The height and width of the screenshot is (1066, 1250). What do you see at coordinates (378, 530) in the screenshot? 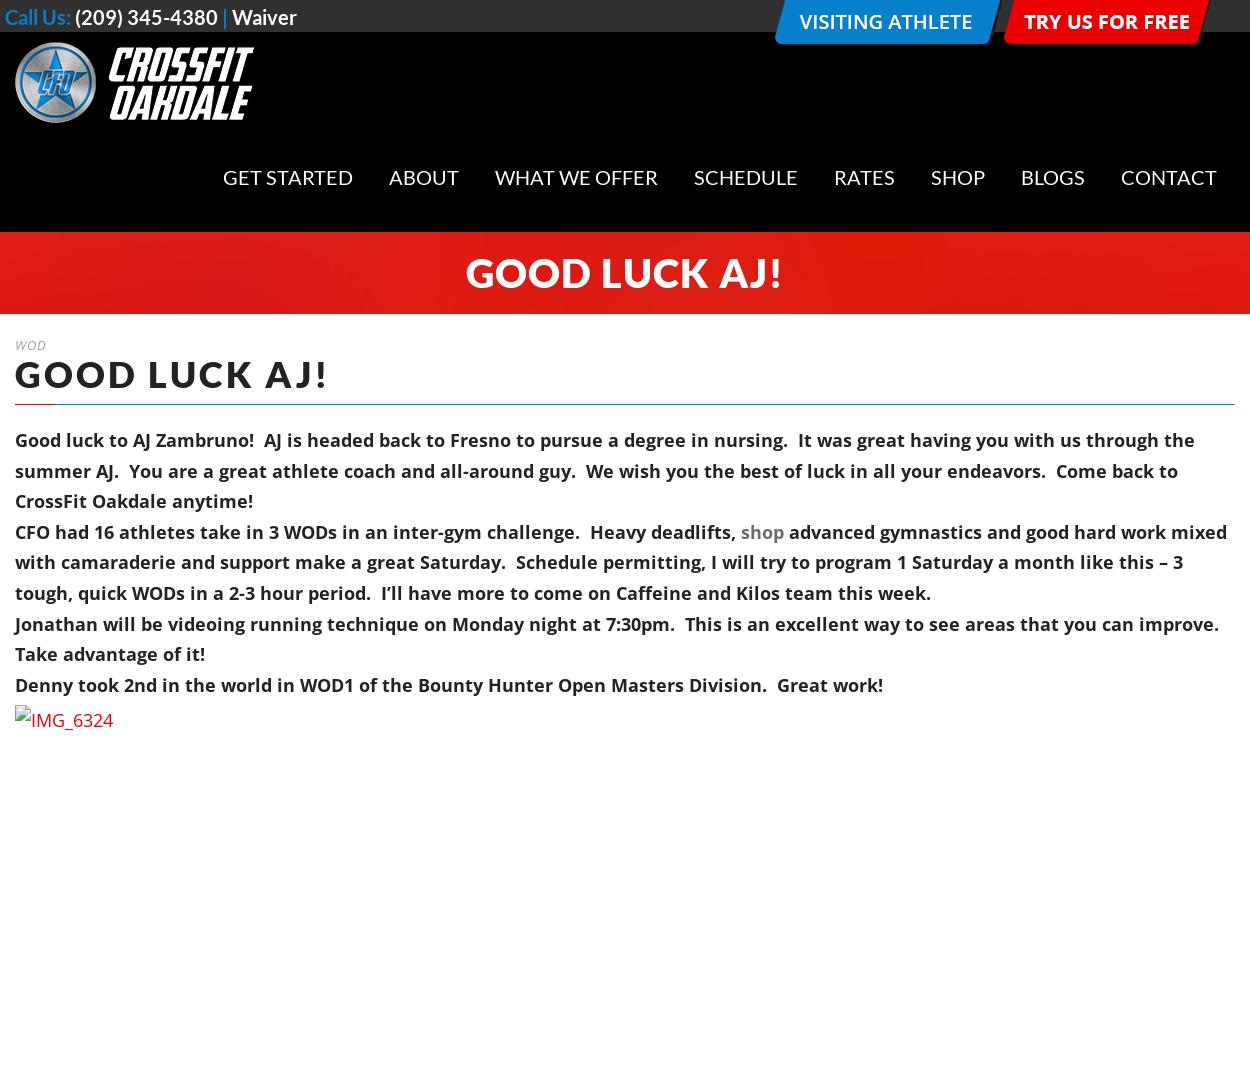
I see `'CFO had 16 athletes take in 3 WODs in an inter-gym challenge.  Heavy deadlifts,'` at bounding box center [378, 530].